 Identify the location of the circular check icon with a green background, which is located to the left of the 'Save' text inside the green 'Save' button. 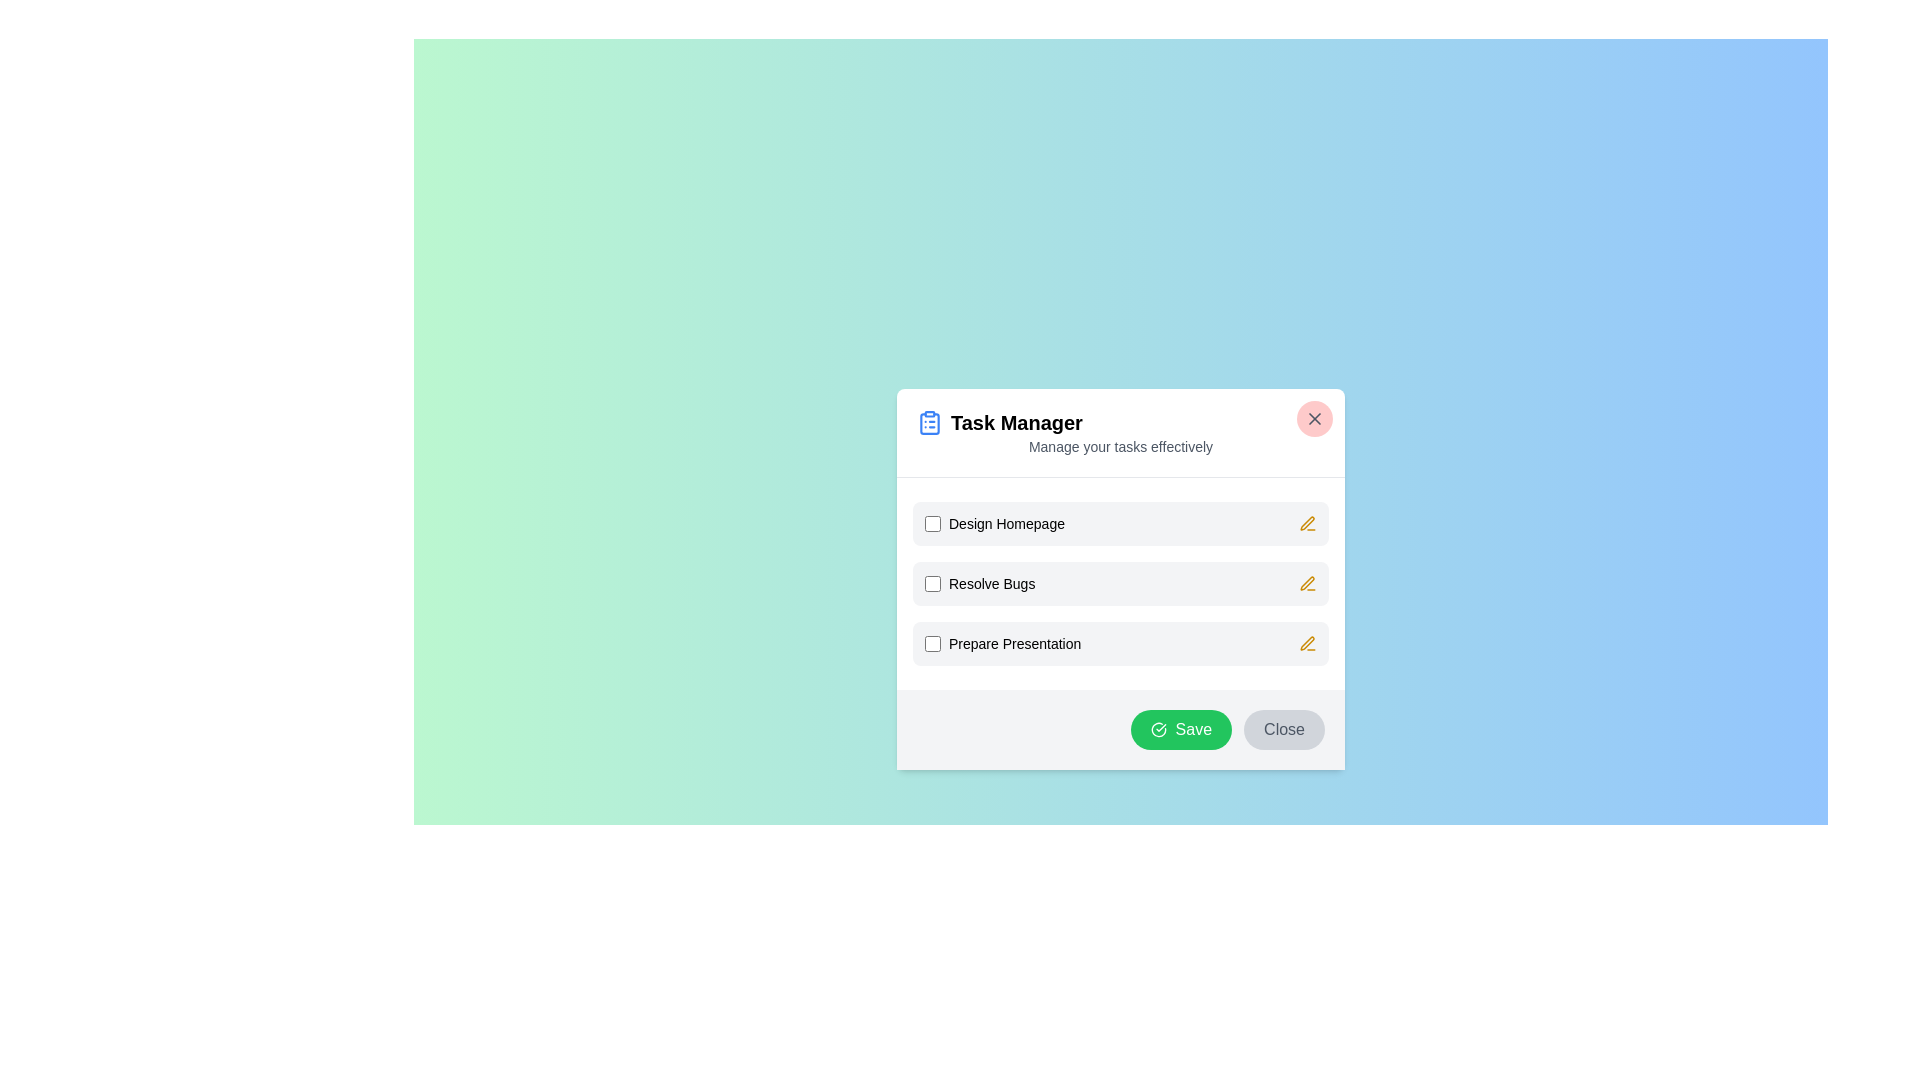
(1159, 730).